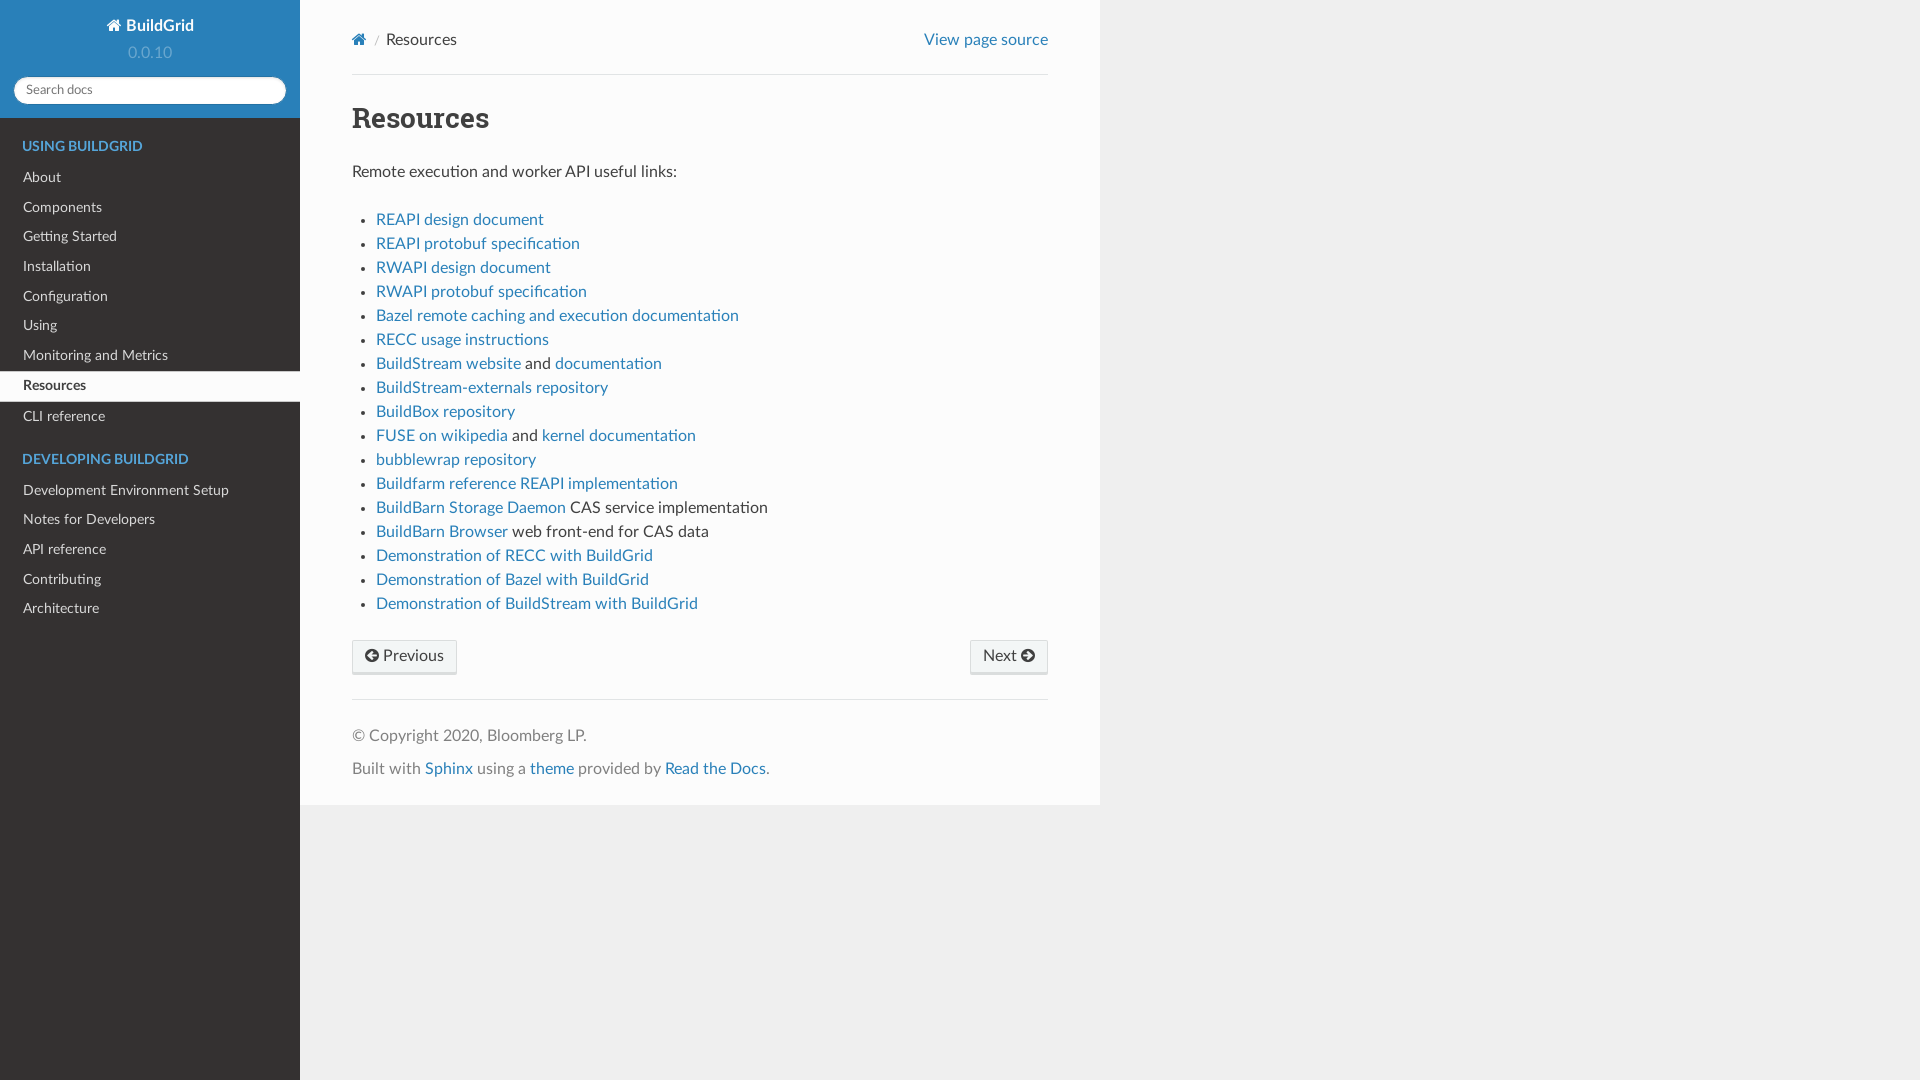  I want to click on 'BuildBarn Storage Daemon', so click(469, 507).